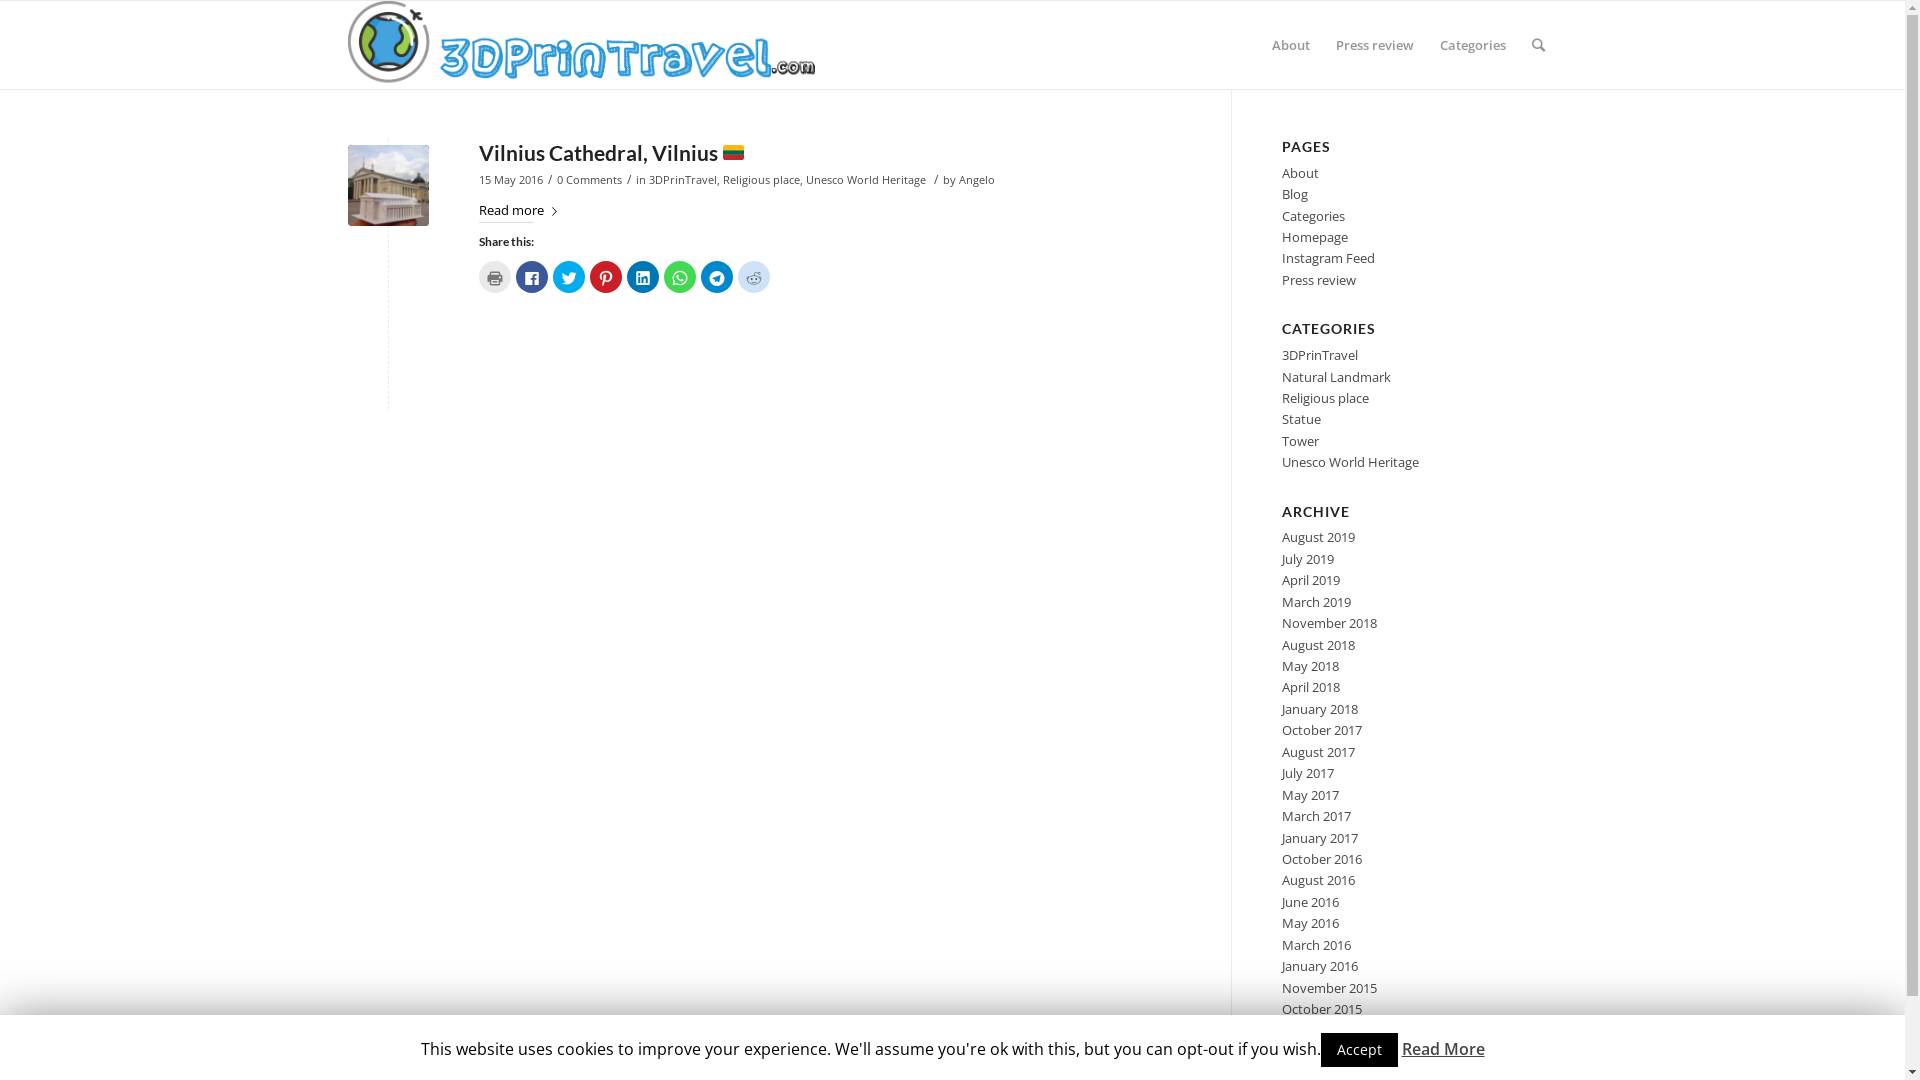 The height and width of the screenshot is (1080, 1920). I want to click on 'March 2016', so click(1316, 945).